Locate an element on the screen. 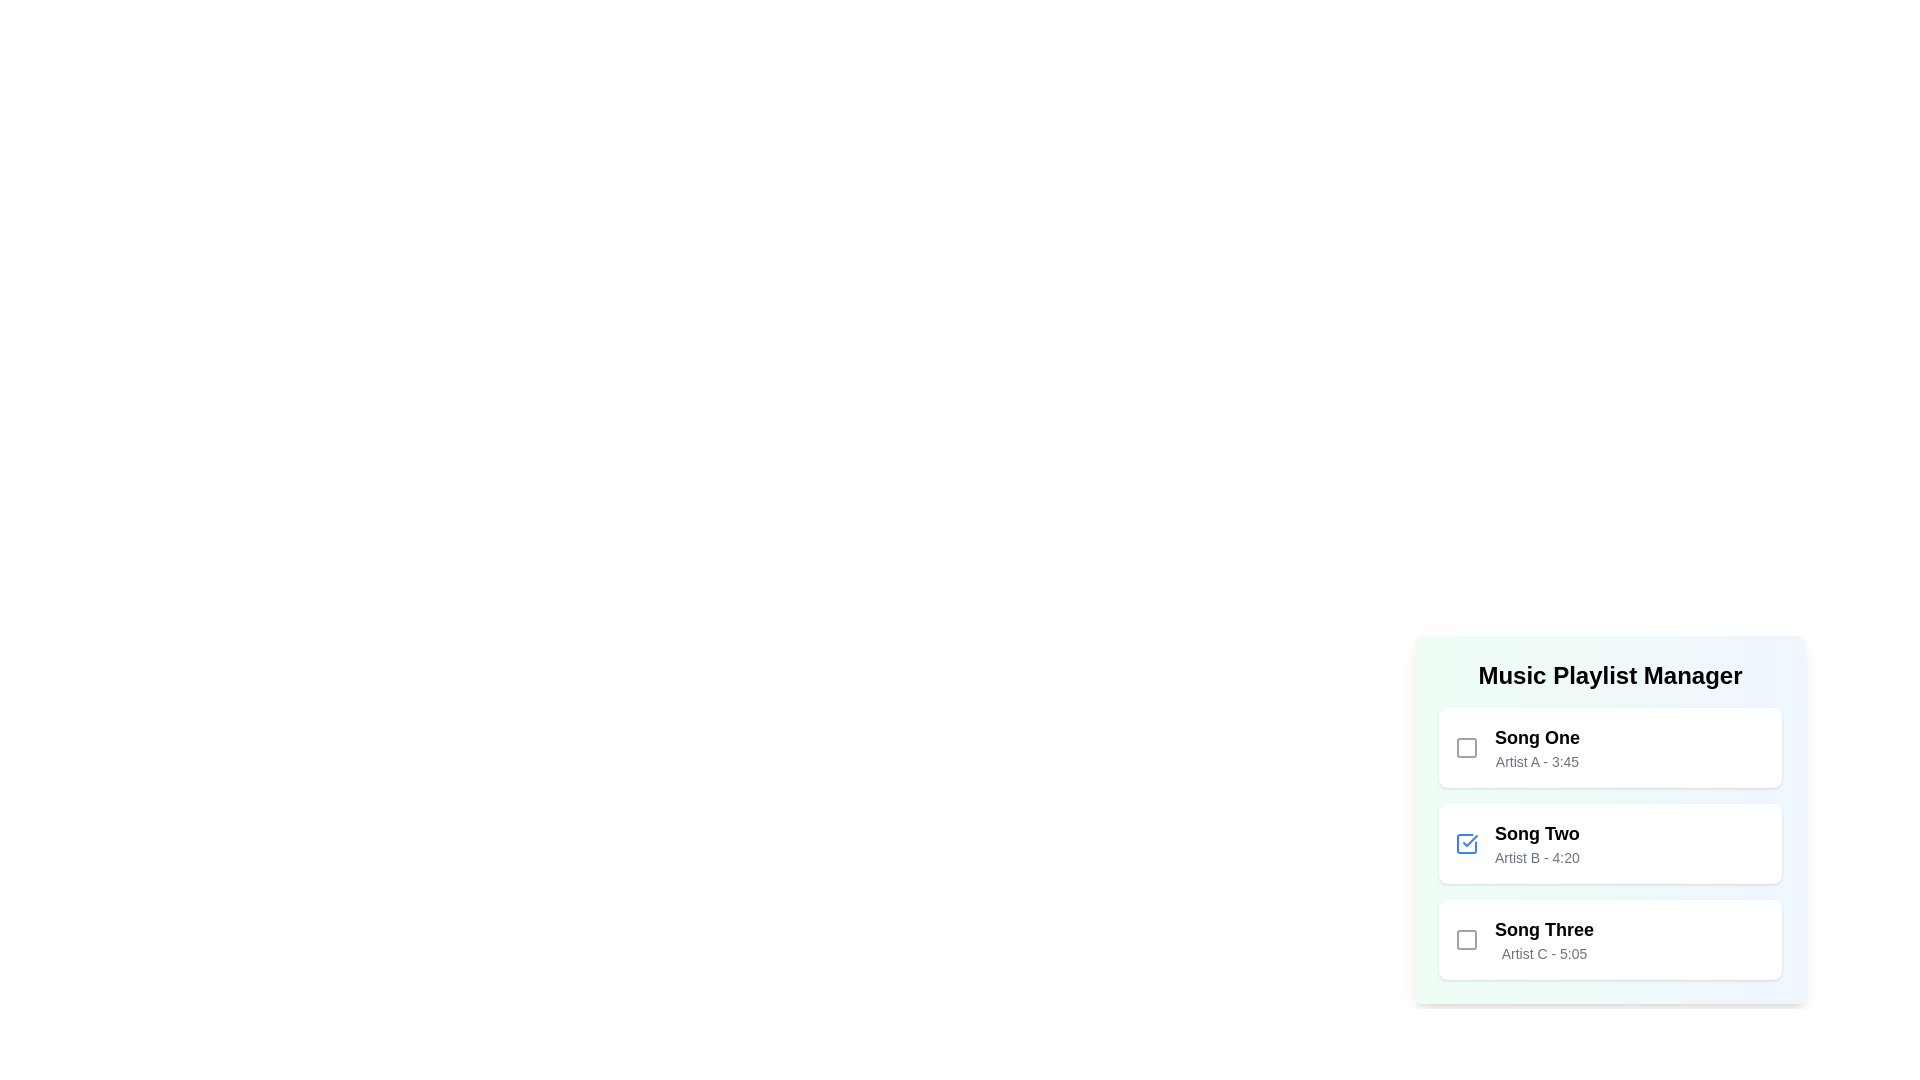  text label displaying the title of the second song in the playlist, located in the middle of the interface below 'Music Playlist Manager' is located at coordinates (1536, 833).